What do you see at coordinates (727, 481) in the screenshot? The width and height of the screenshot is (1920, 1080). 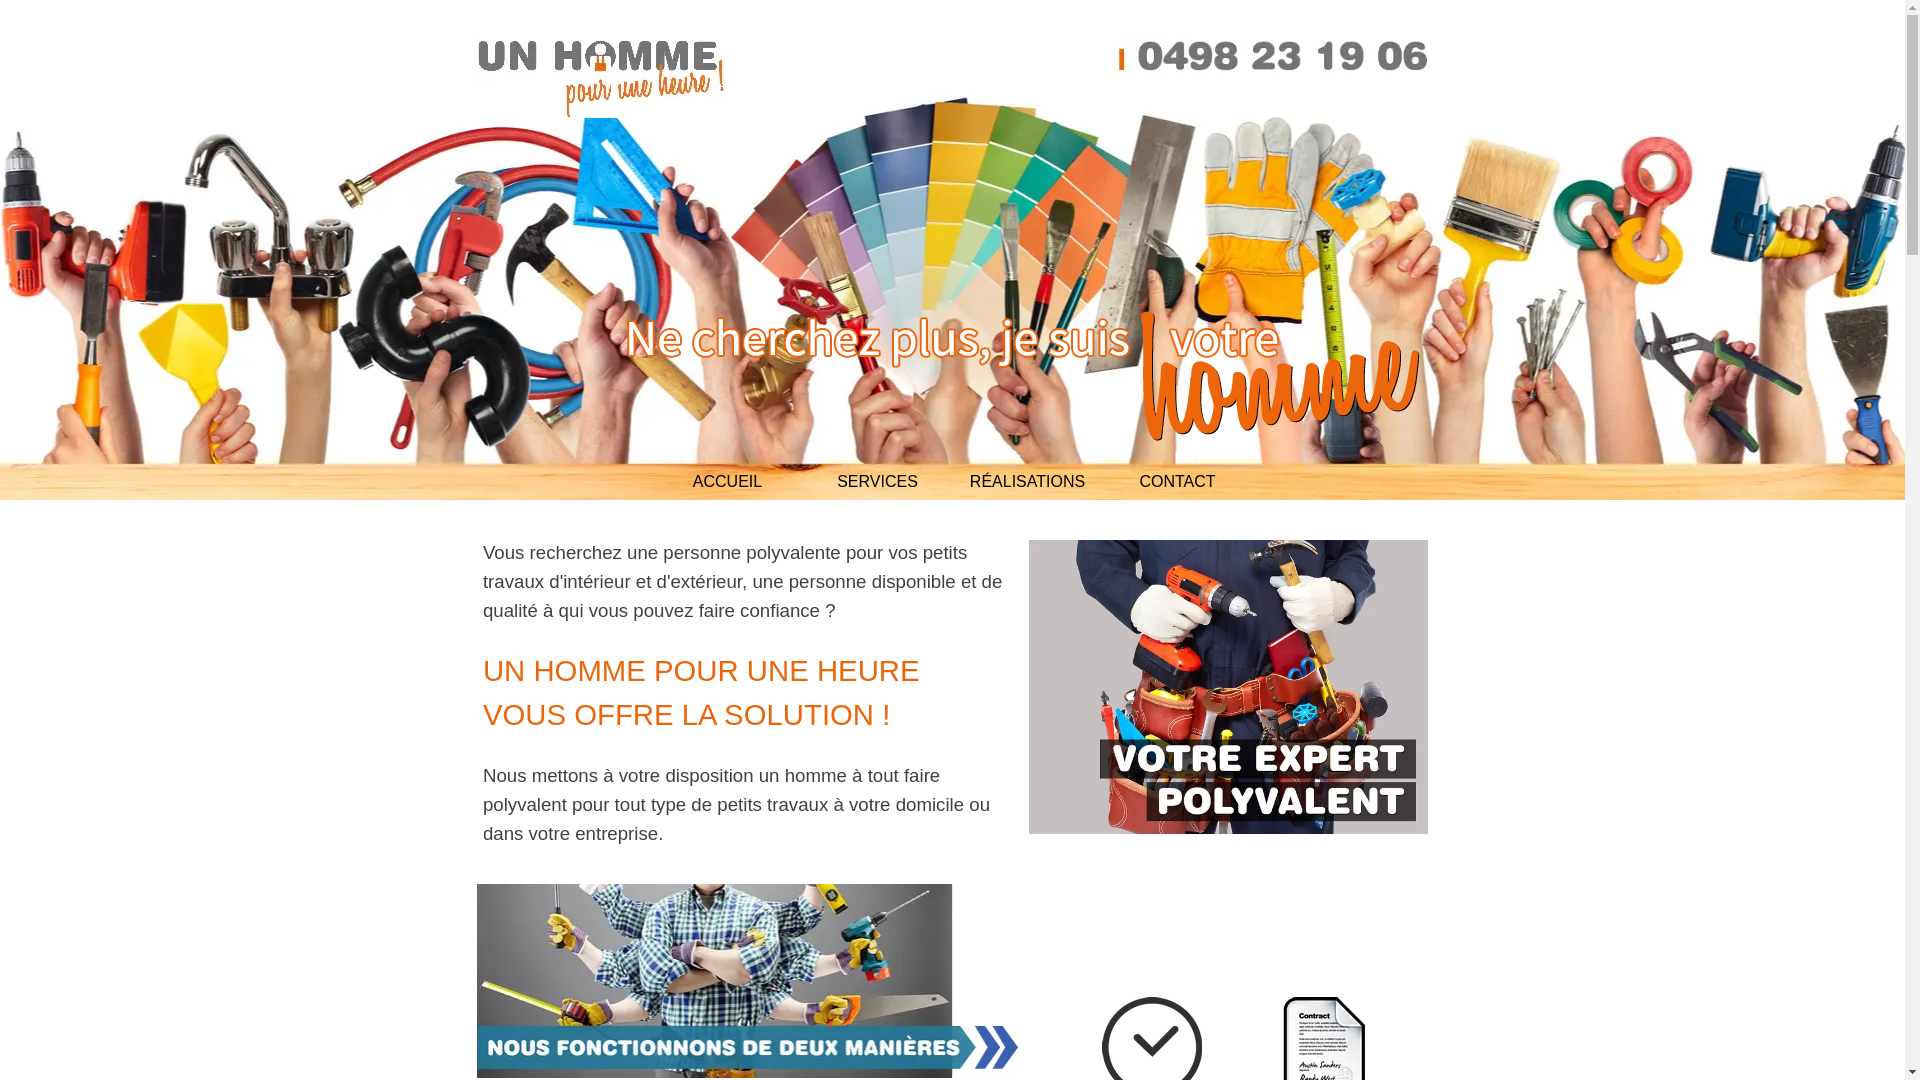 I see `'ACCUEIL'` at bounding box center [727, 481].